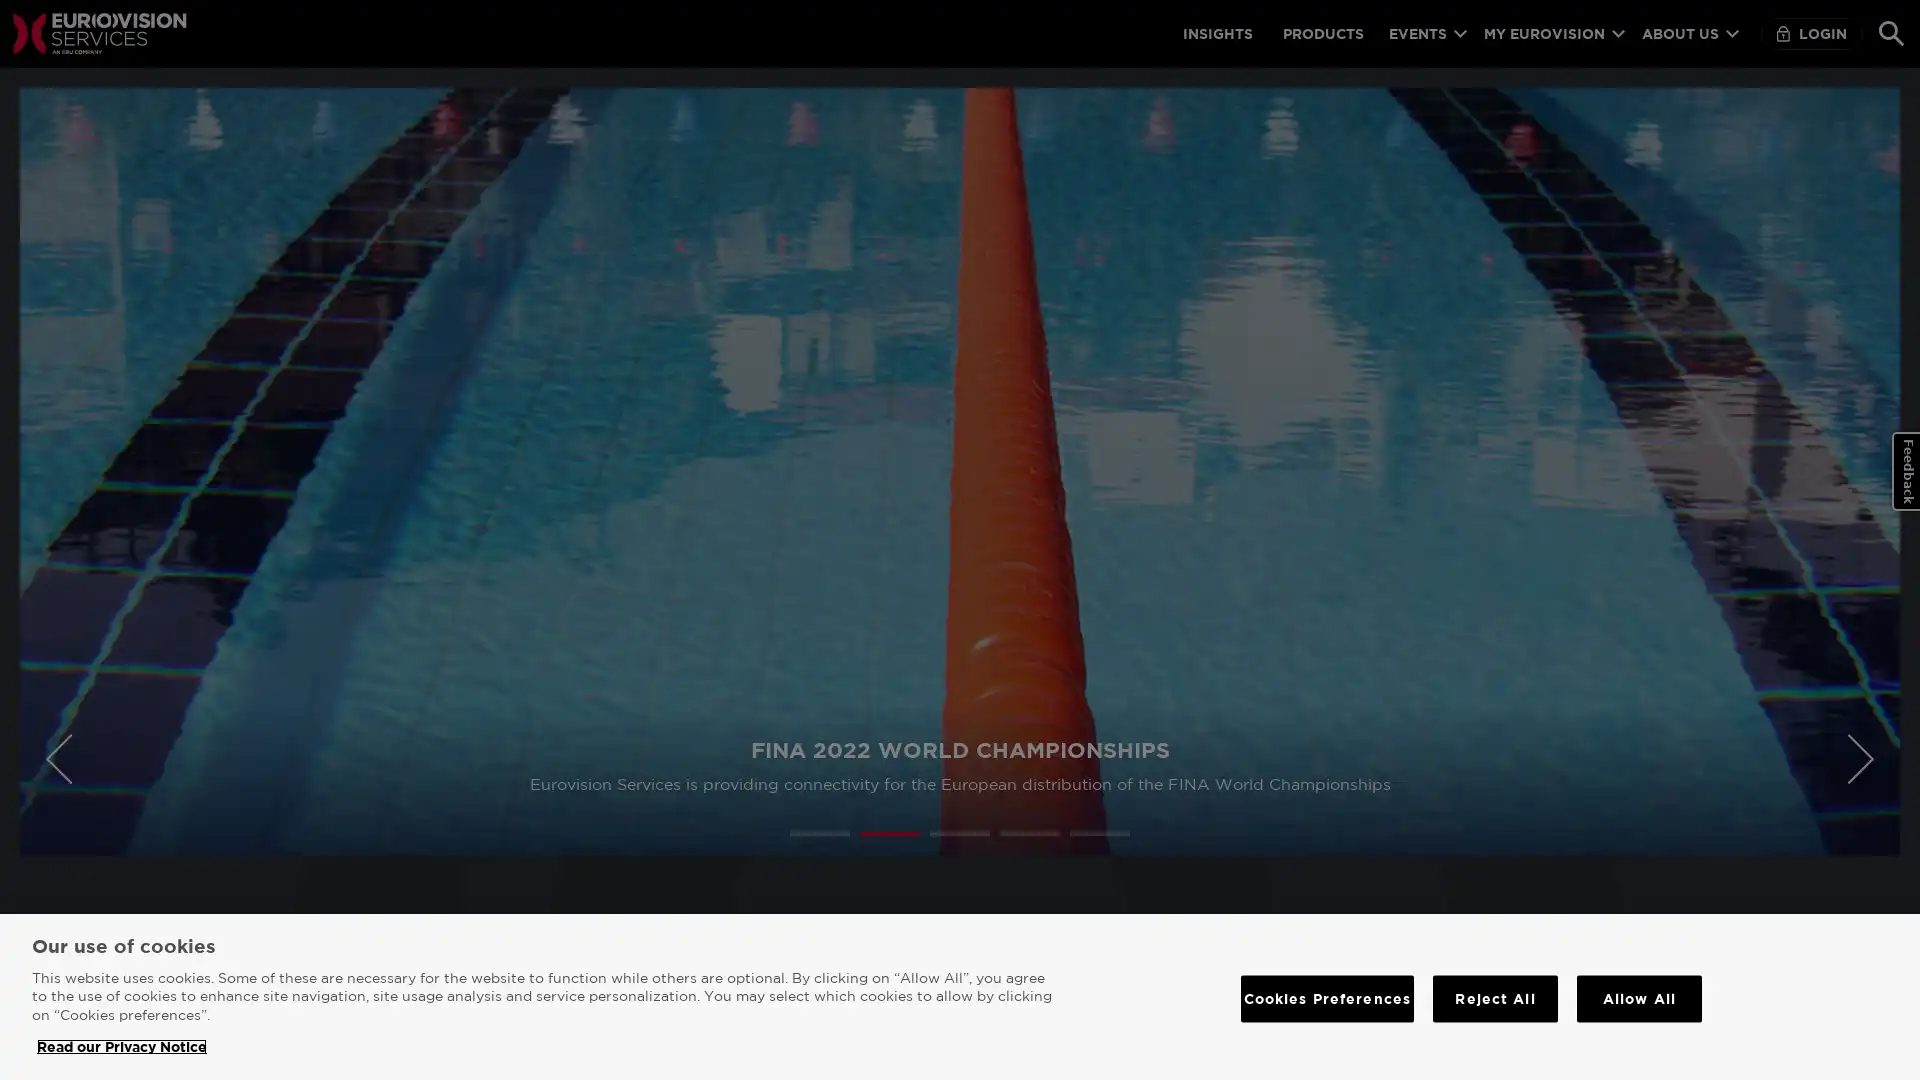 The height and width of the screenshot is (1080, 1920). What do you see at coordinates (960, 833) in the screenshot?
I see `Carousel Page 3` at bounding box center [960, 833].